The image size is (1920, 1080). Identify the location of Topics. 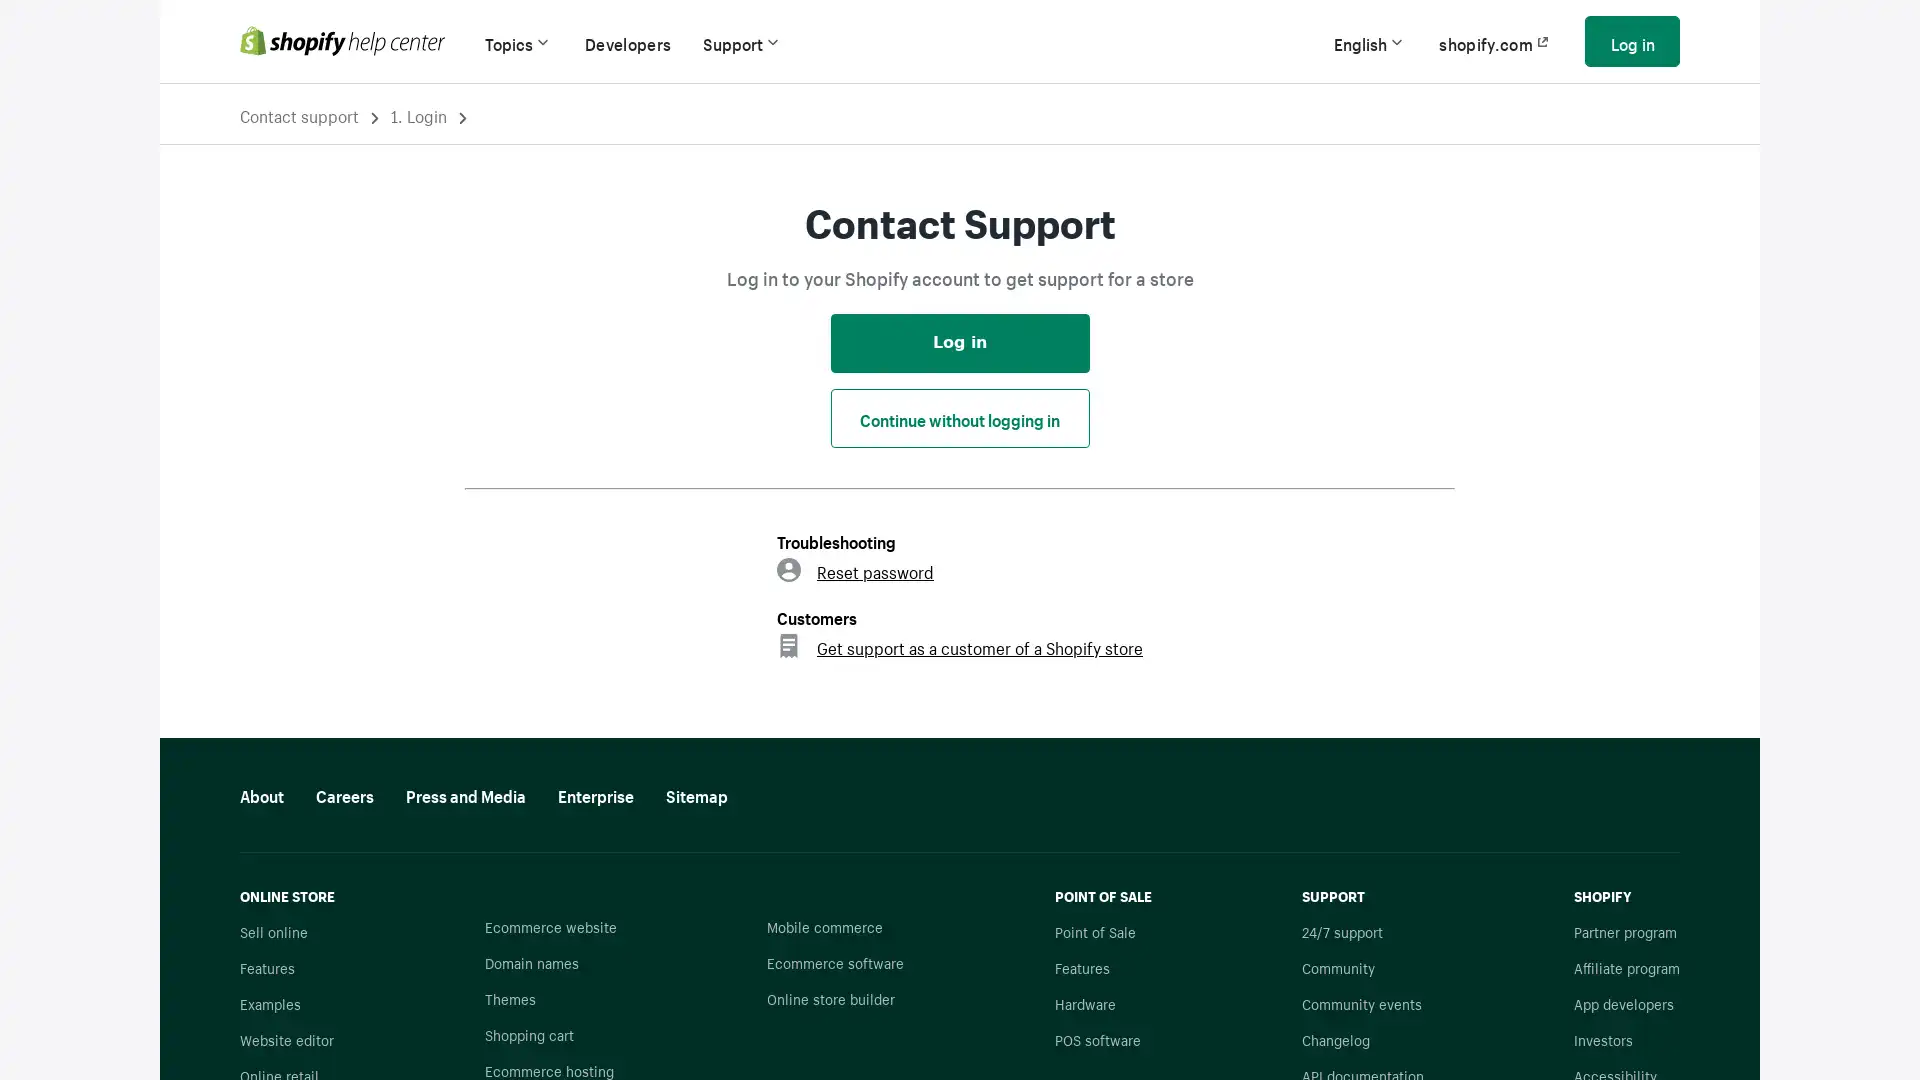
(518, 41).